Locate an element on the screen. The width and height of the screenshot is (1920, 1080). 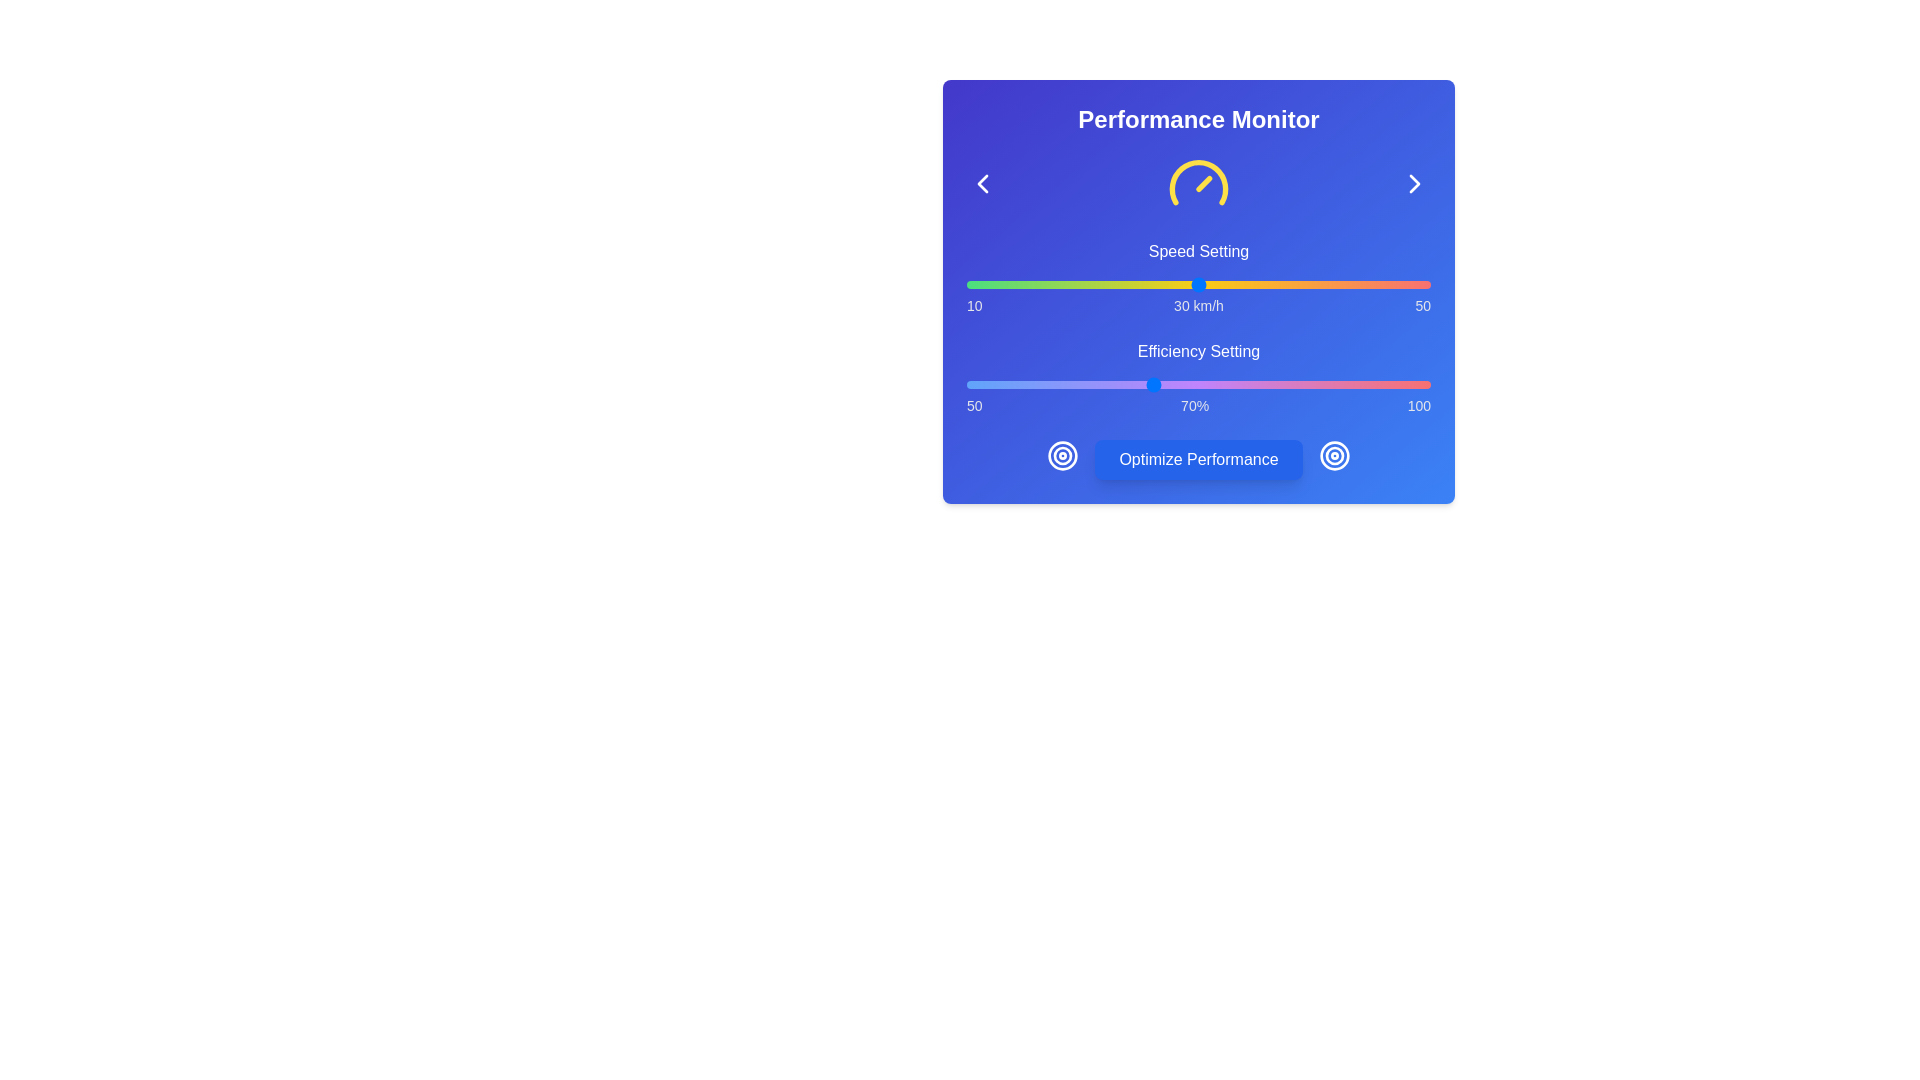
the Efficiency slider to set the efficiency to 53% is located at coordinates (994, 385).